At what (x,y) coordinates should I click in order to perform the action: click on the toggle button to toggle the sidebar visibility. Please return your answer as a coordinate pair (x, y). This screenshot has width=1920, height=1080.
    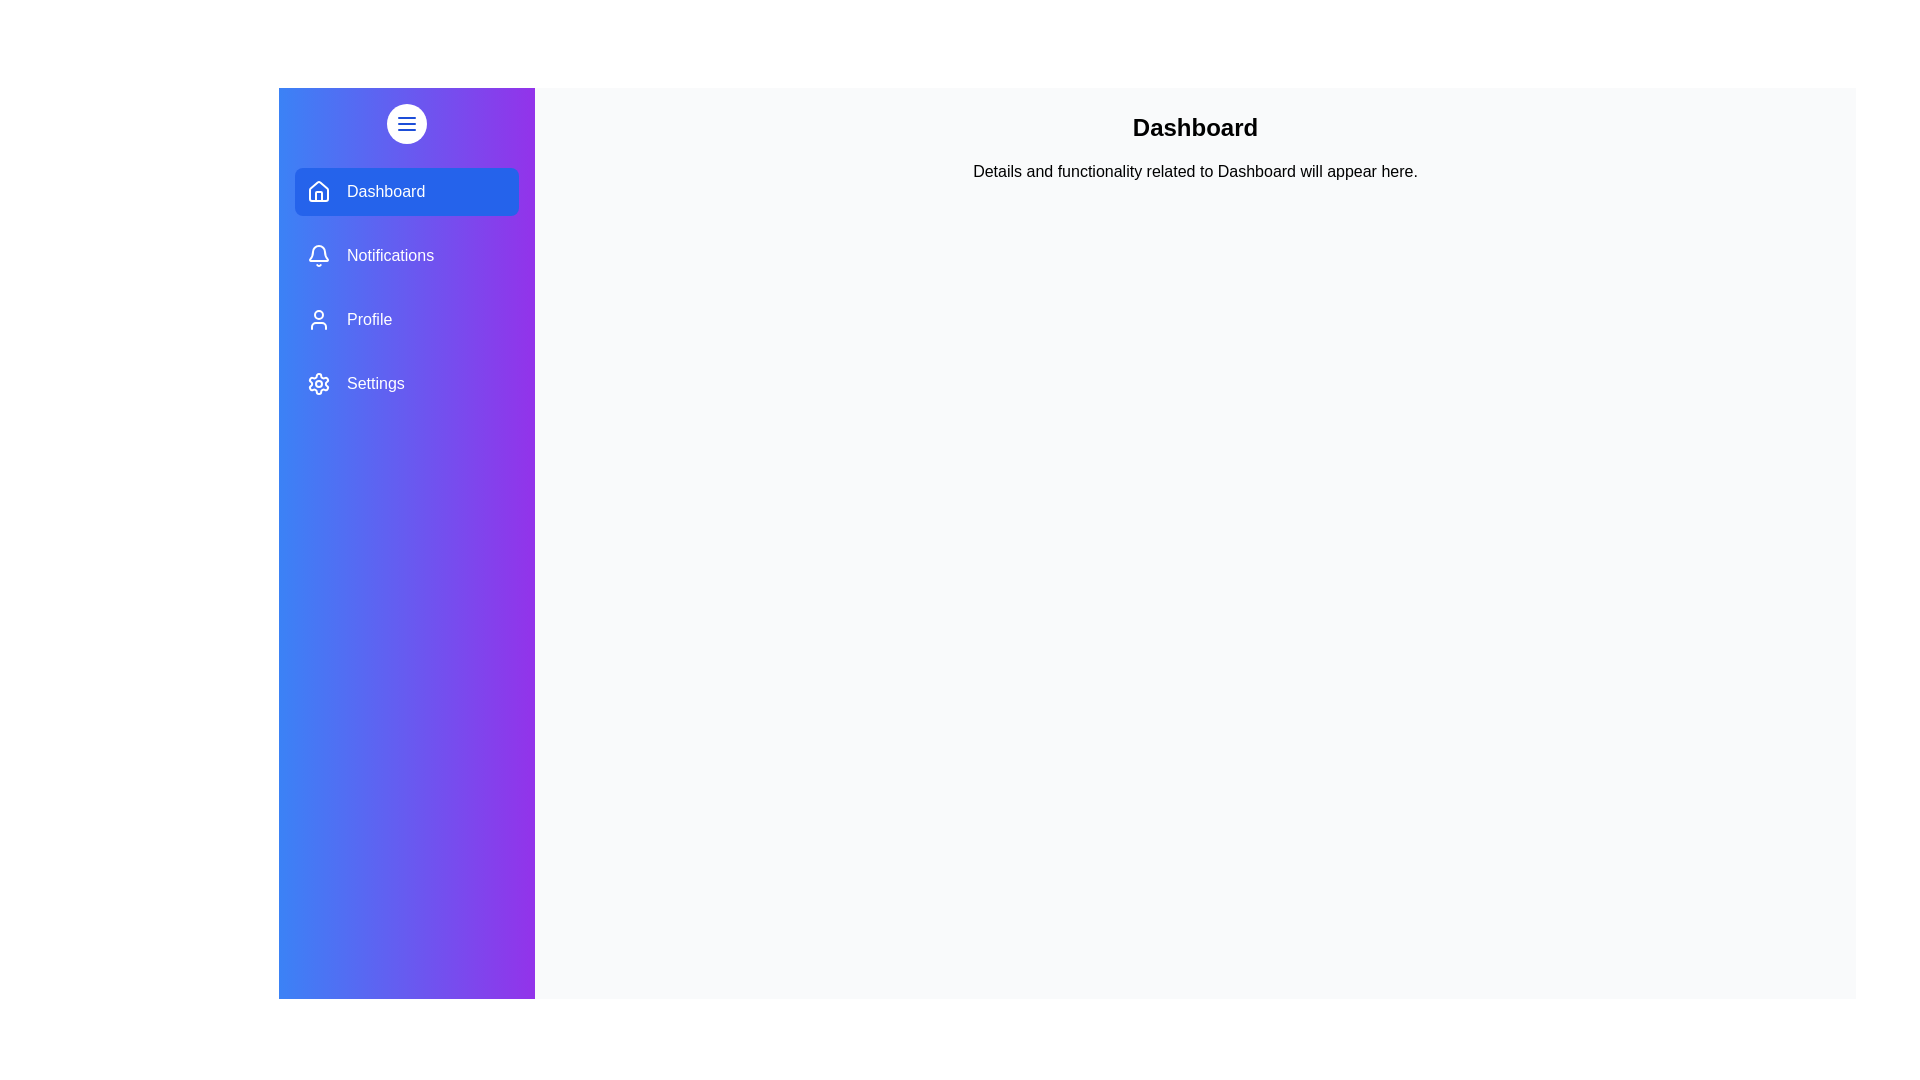
    Looking at the image, I should click on (406, 123).